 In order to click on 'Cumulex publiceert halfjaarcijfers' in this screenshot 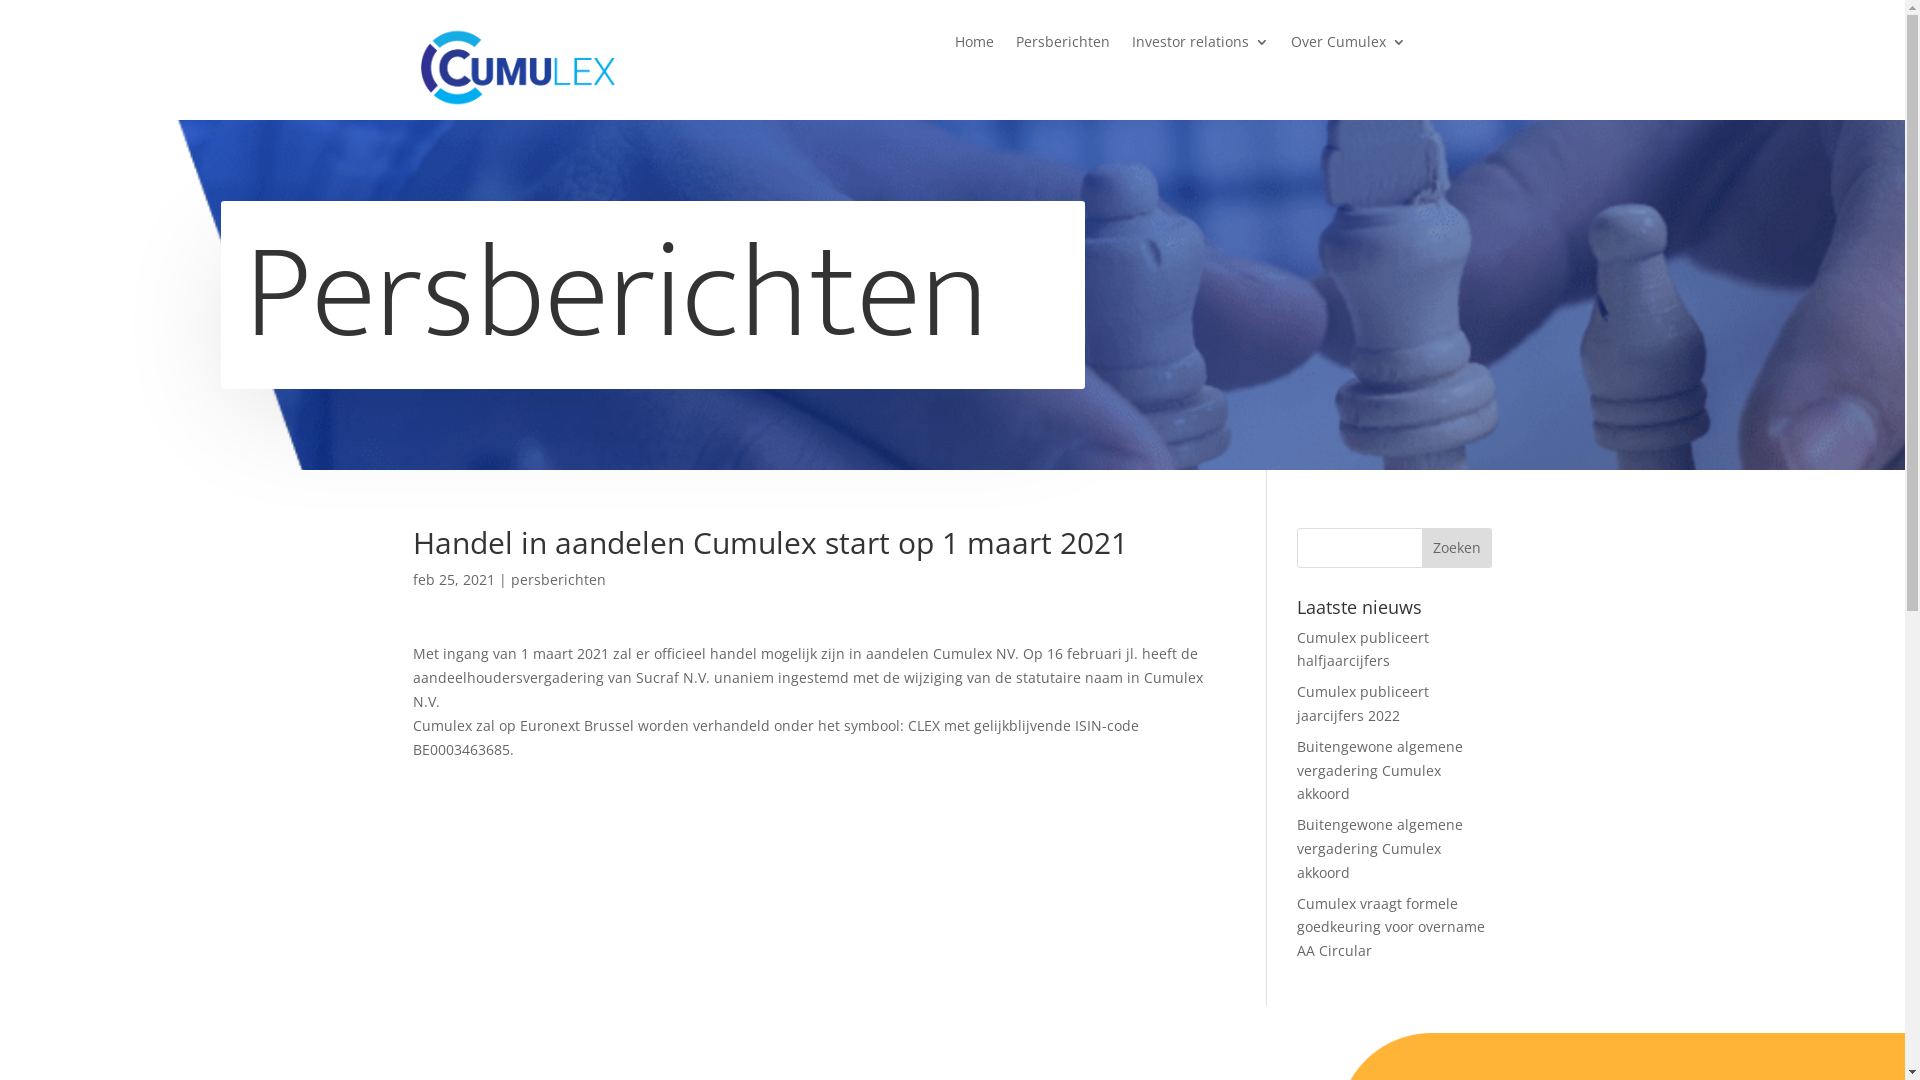, I will do `click(1362, 649)`.